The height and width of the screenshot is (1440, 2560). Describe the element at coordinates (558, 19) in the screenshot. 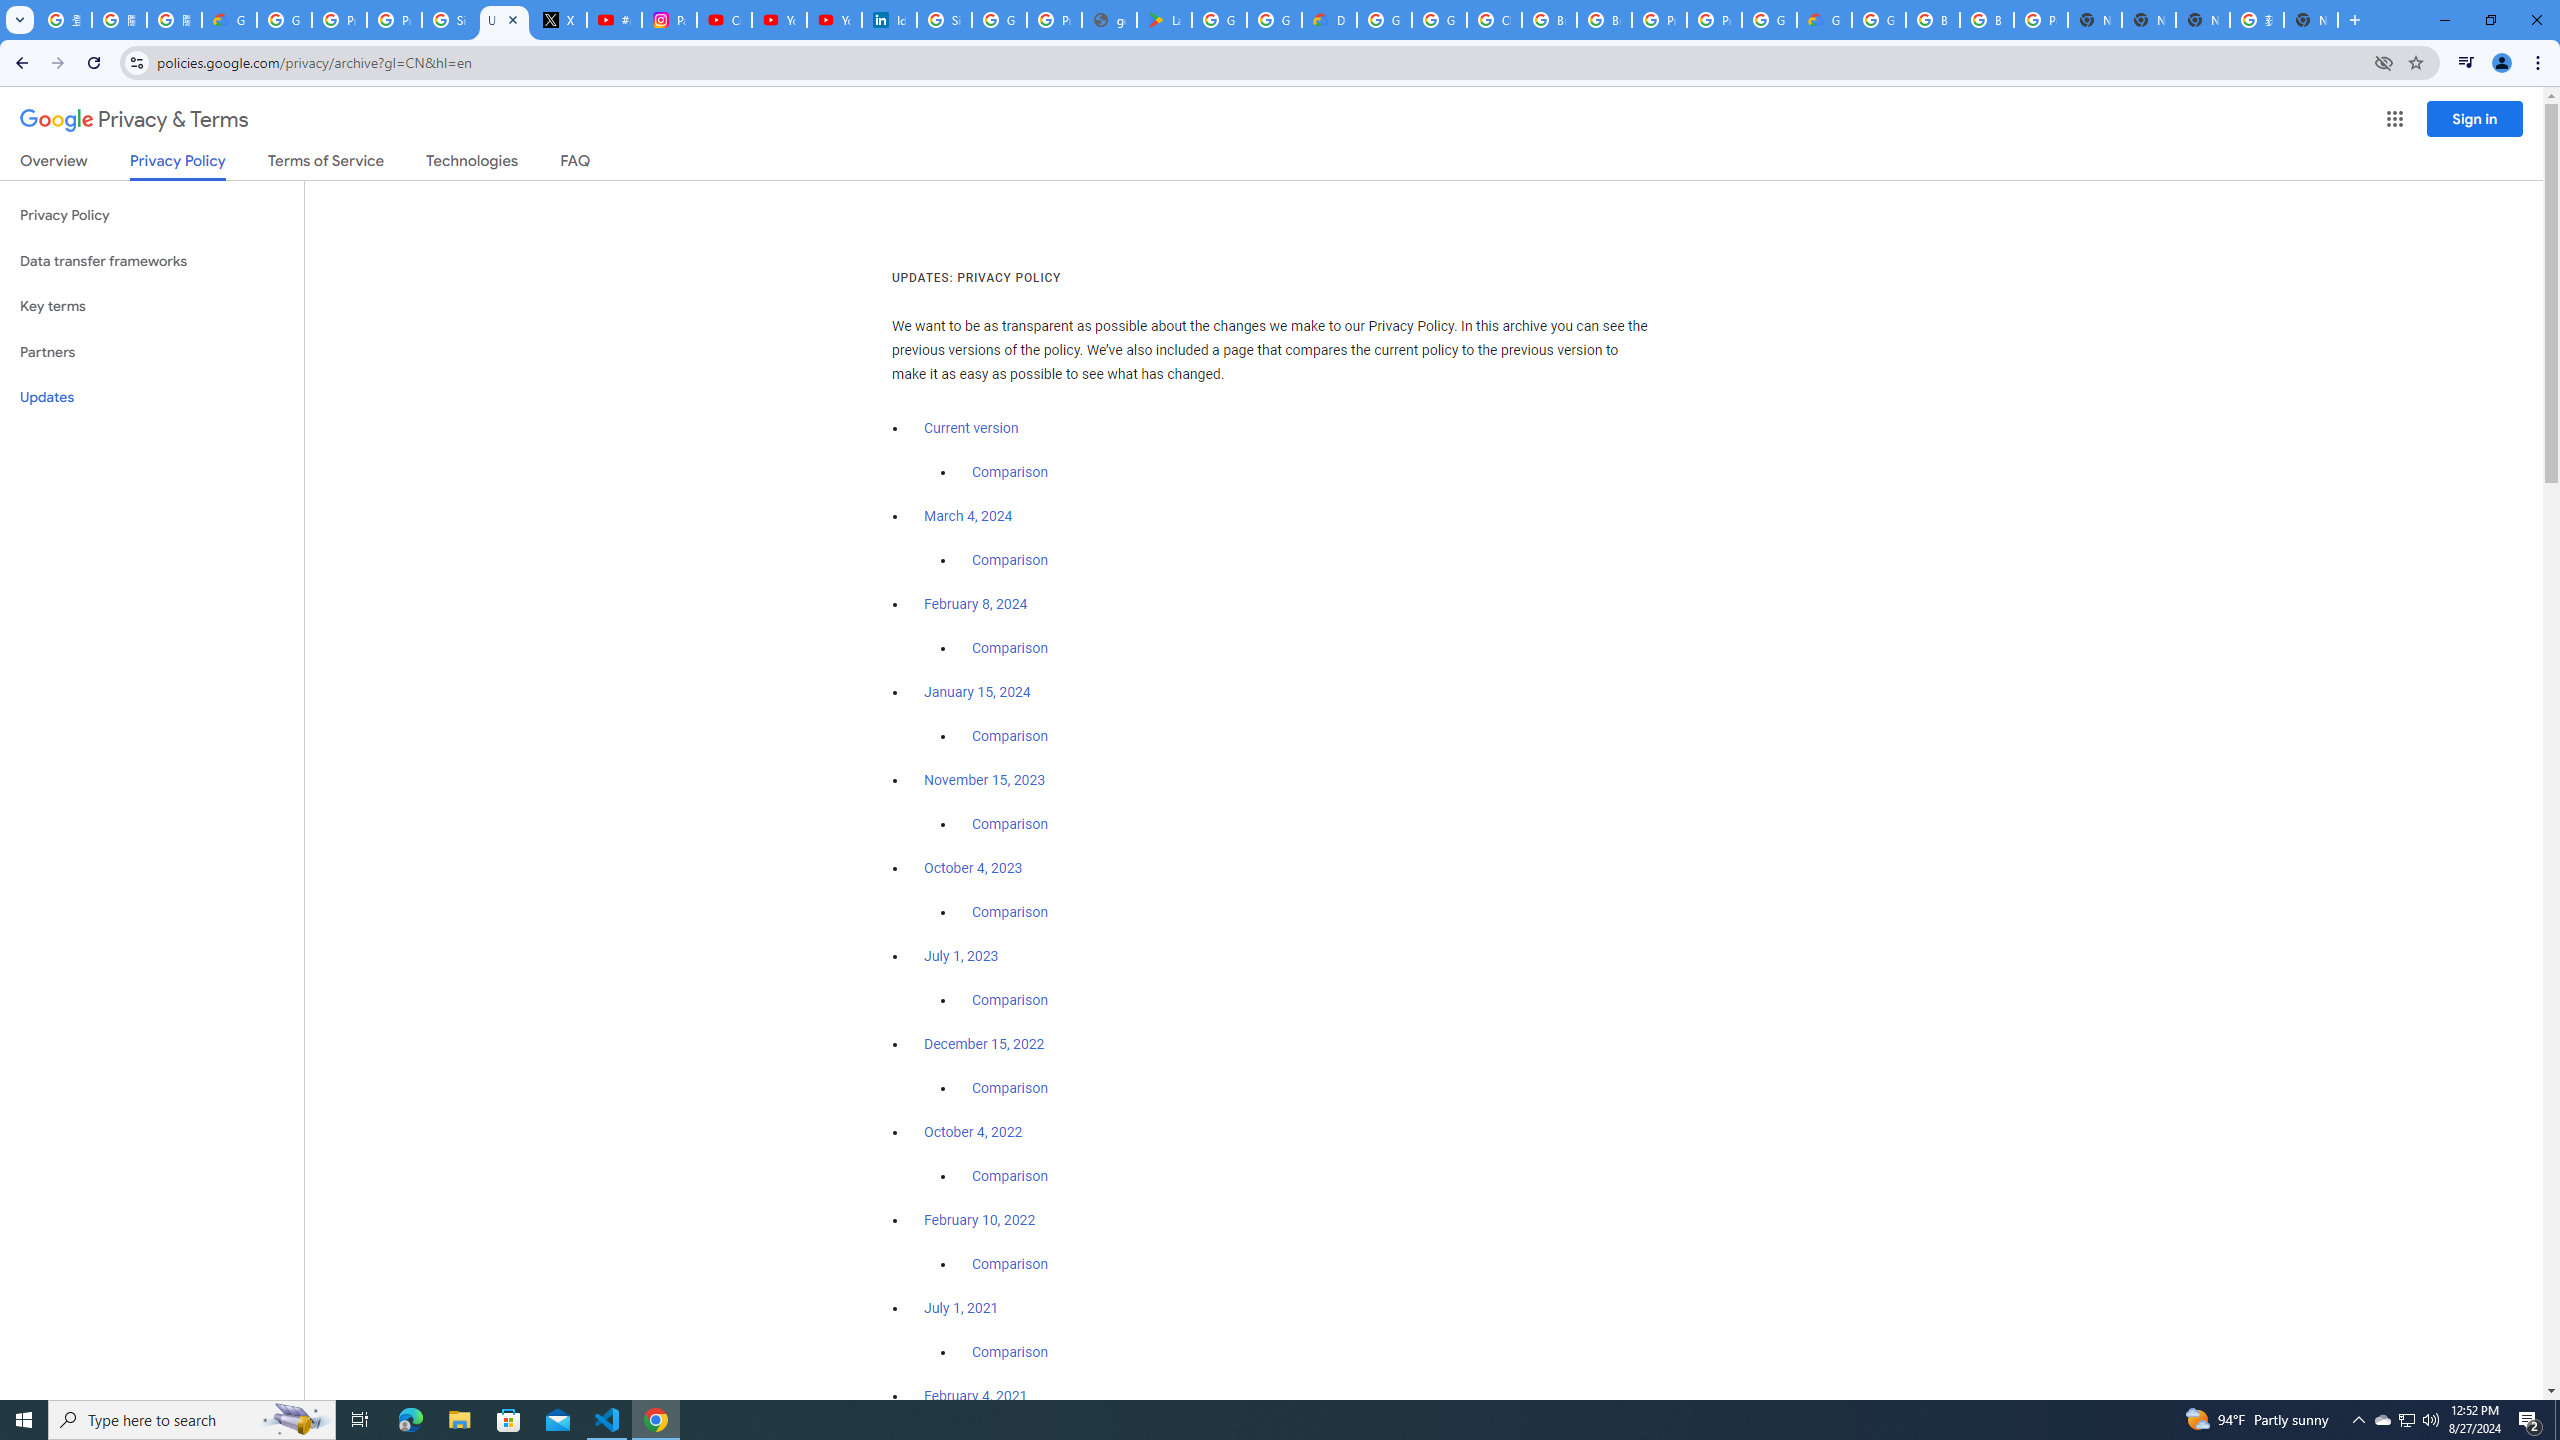

I see `'X'` at that location.